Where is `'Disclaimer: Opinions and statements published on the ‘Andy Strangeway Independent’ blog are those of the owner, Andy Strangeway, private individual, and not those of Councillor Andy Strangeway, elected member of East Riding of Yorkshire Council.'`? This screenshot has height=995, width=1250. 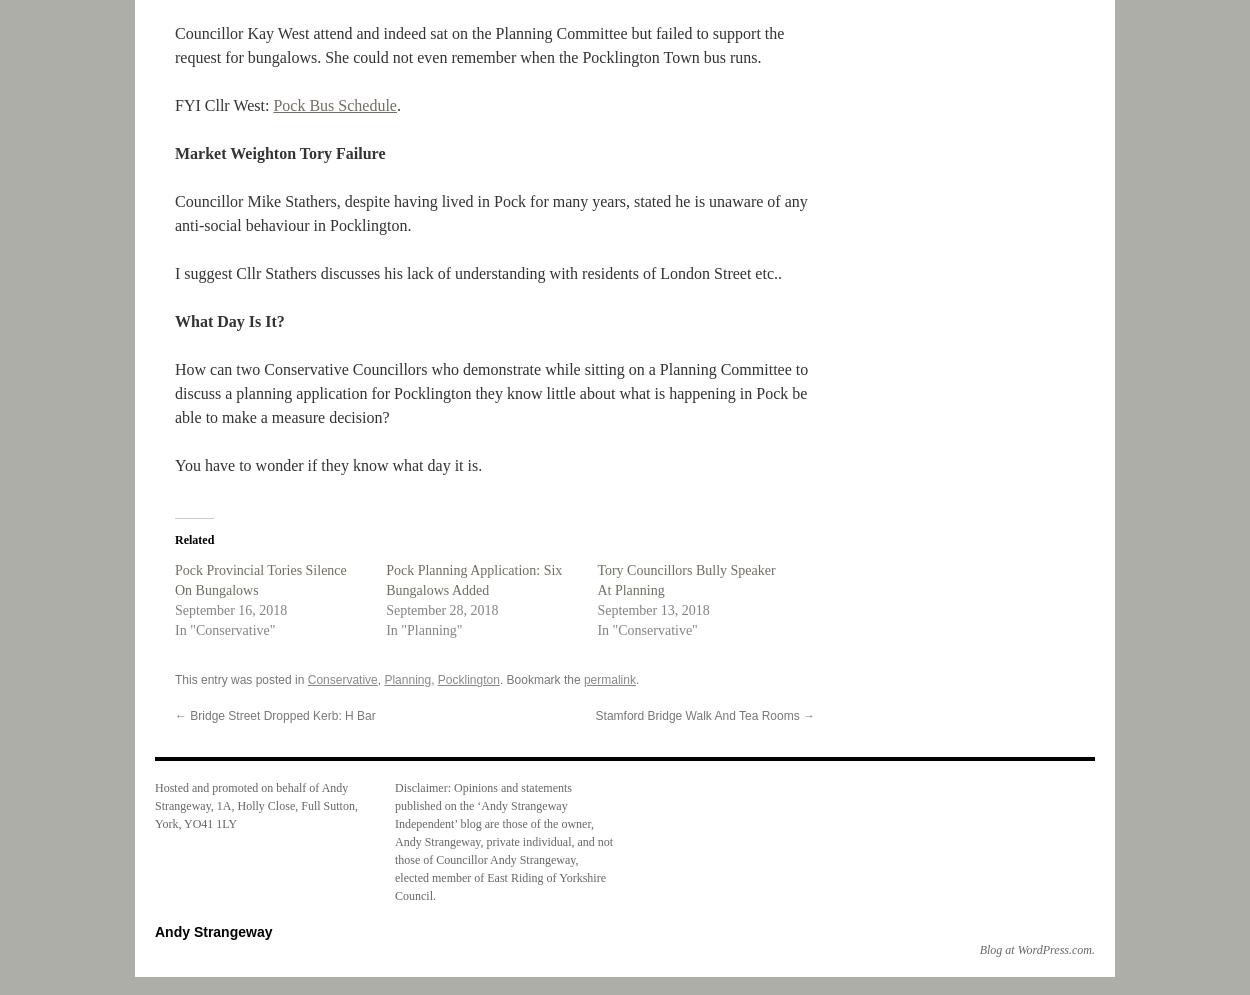 'Disclaimer: Opinions and statements published on the ‘Andy Strangeway Independent’ blog are those of the owner, Andy Strangeway, private individual, and not those of Councillor Andy Strangeway, elected member of East Riding of Yorkshire Council.' is located at coordinates (504, 840).